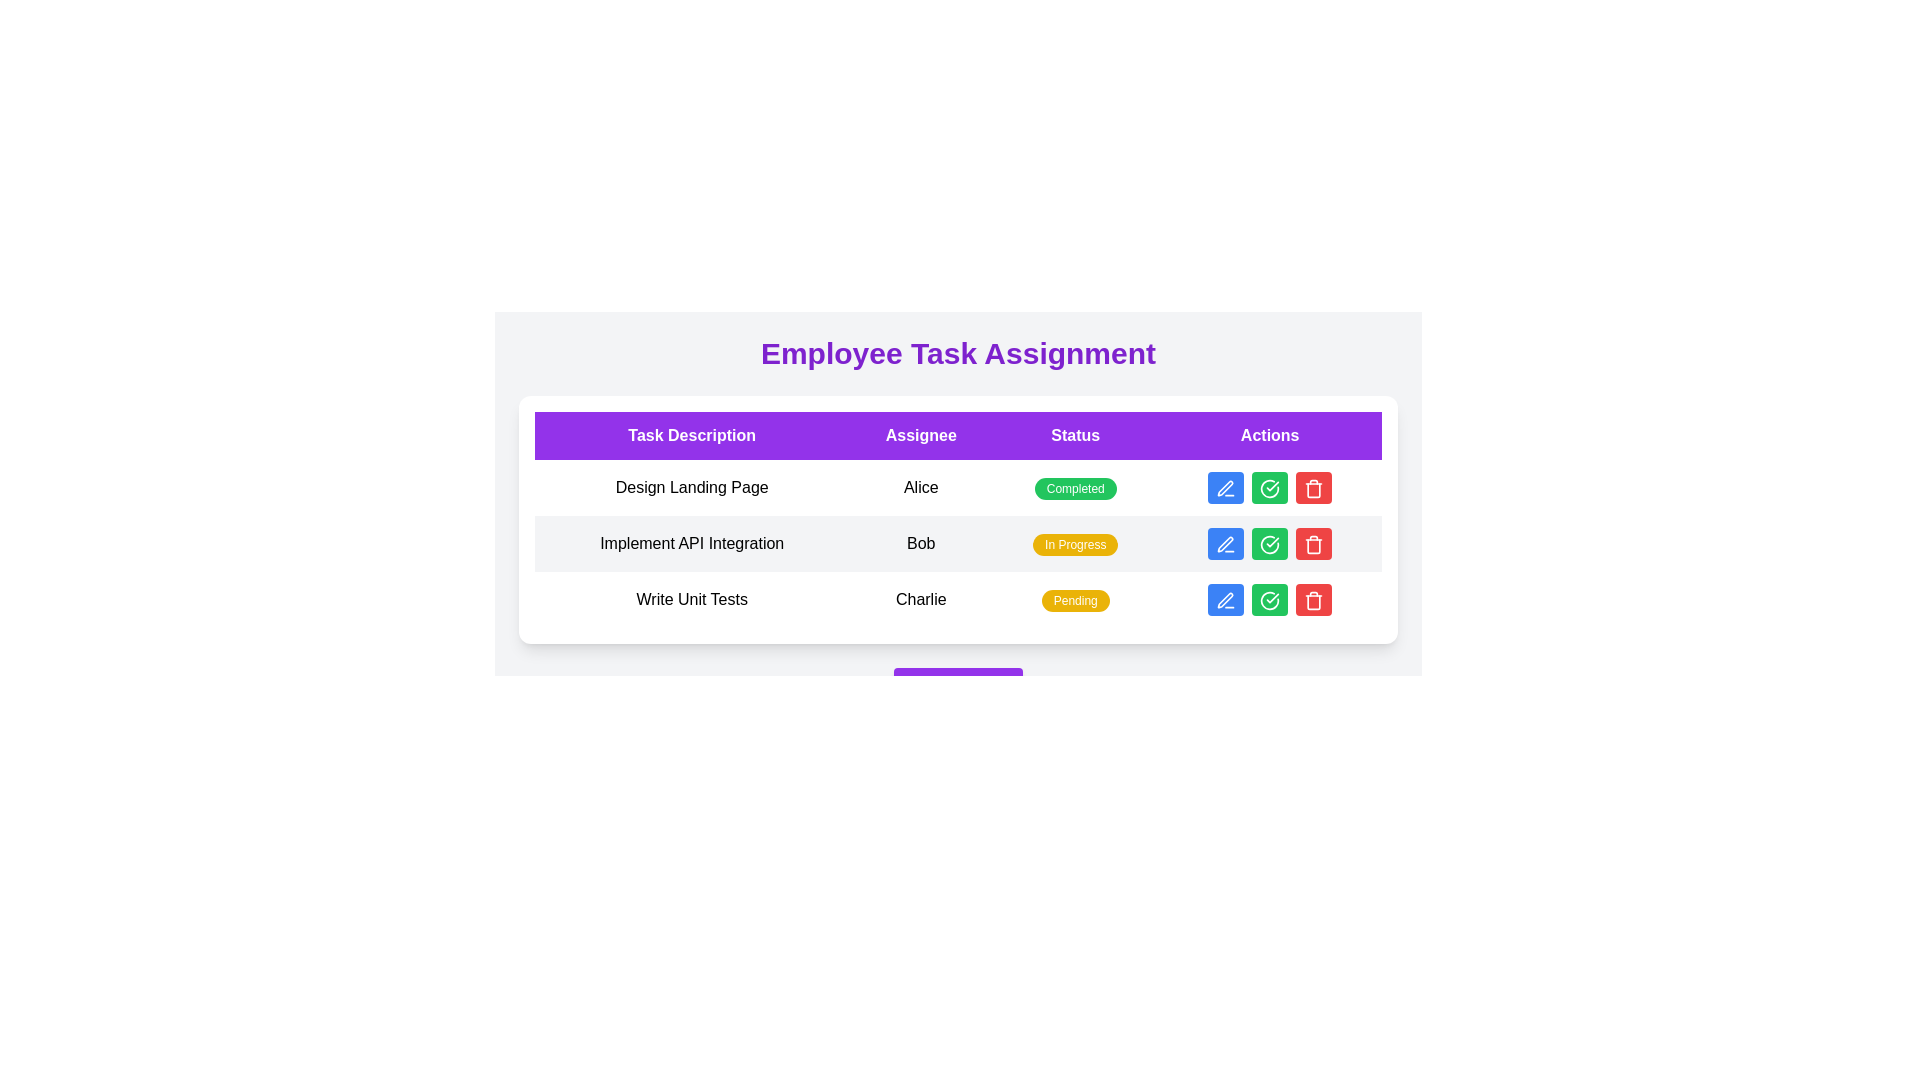  Describe the element at coordinates (920, 488) in the screenshot. I see `text from the 'Alice' text label located in the second column of the first row of the table under the 'Assignee' column in the 'Employee Task Assignment' interface` at that location.